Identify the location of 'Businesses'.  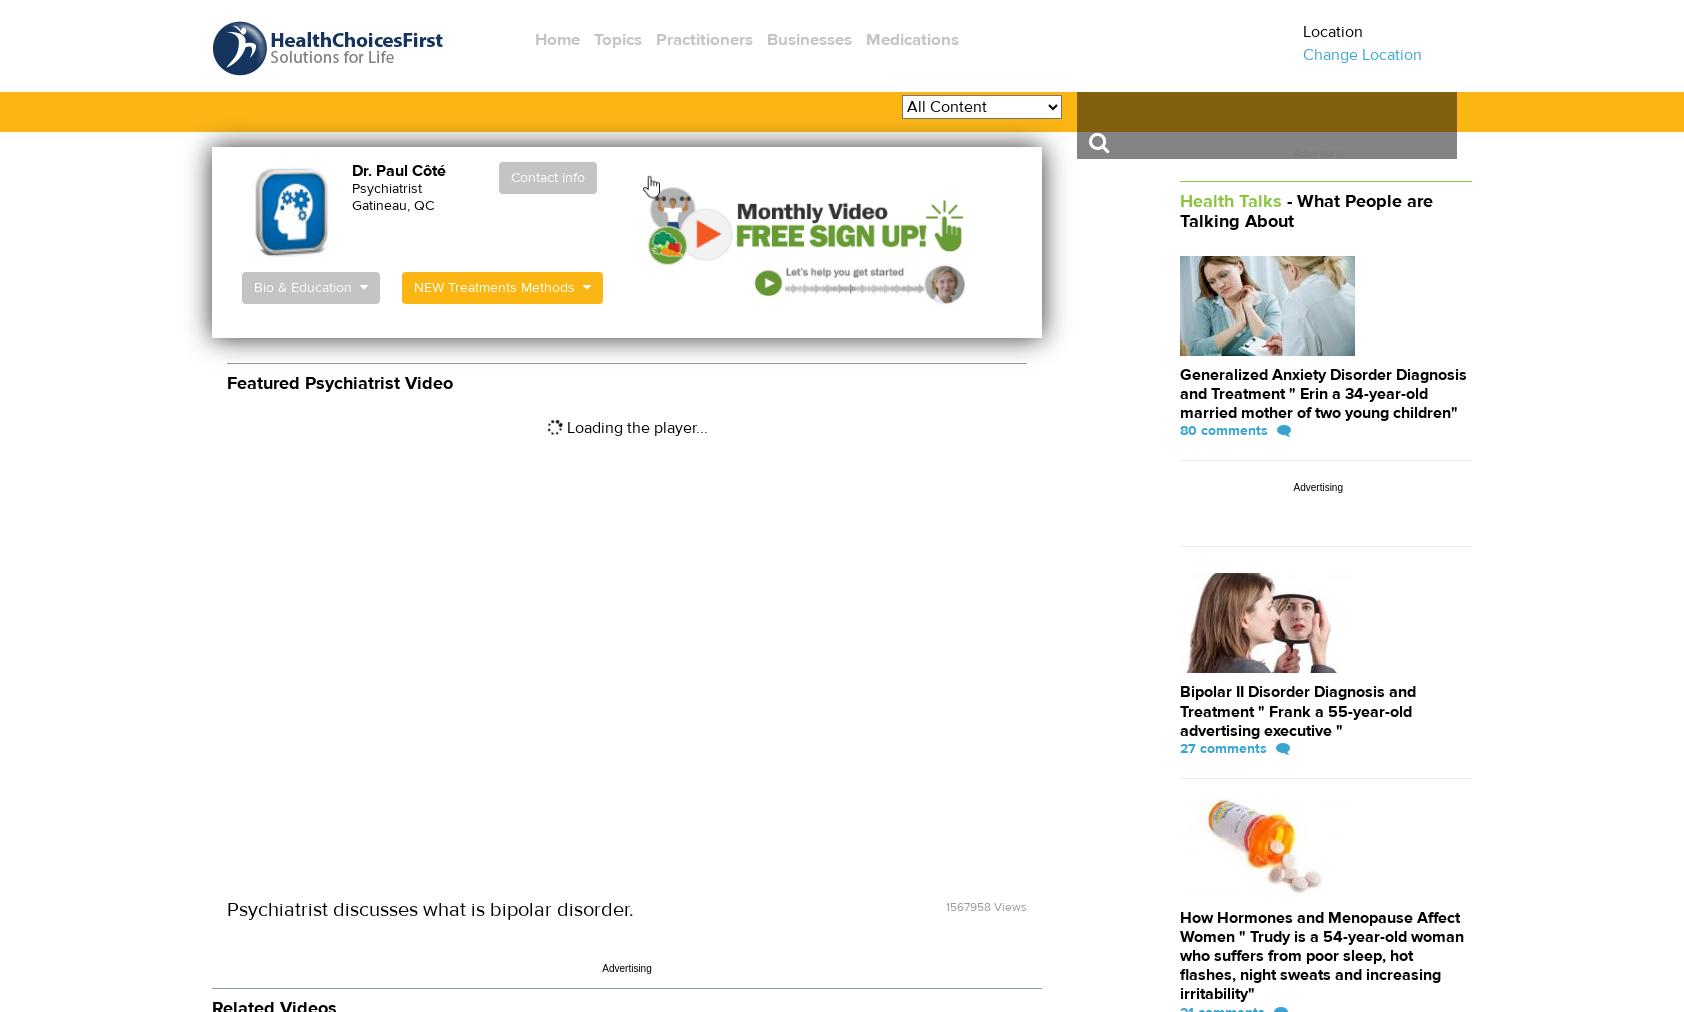
(809, 38).